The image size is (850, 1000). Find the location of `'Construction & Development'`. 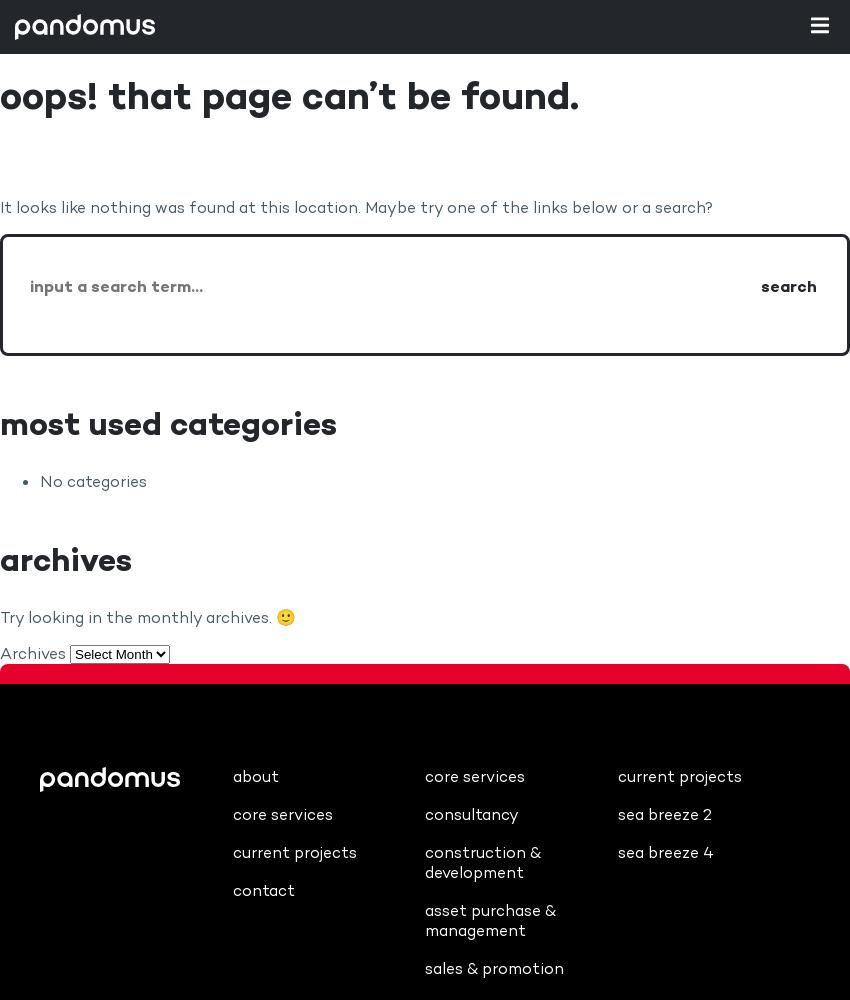

'Construction & Development' is located at coordinates (482, 861).